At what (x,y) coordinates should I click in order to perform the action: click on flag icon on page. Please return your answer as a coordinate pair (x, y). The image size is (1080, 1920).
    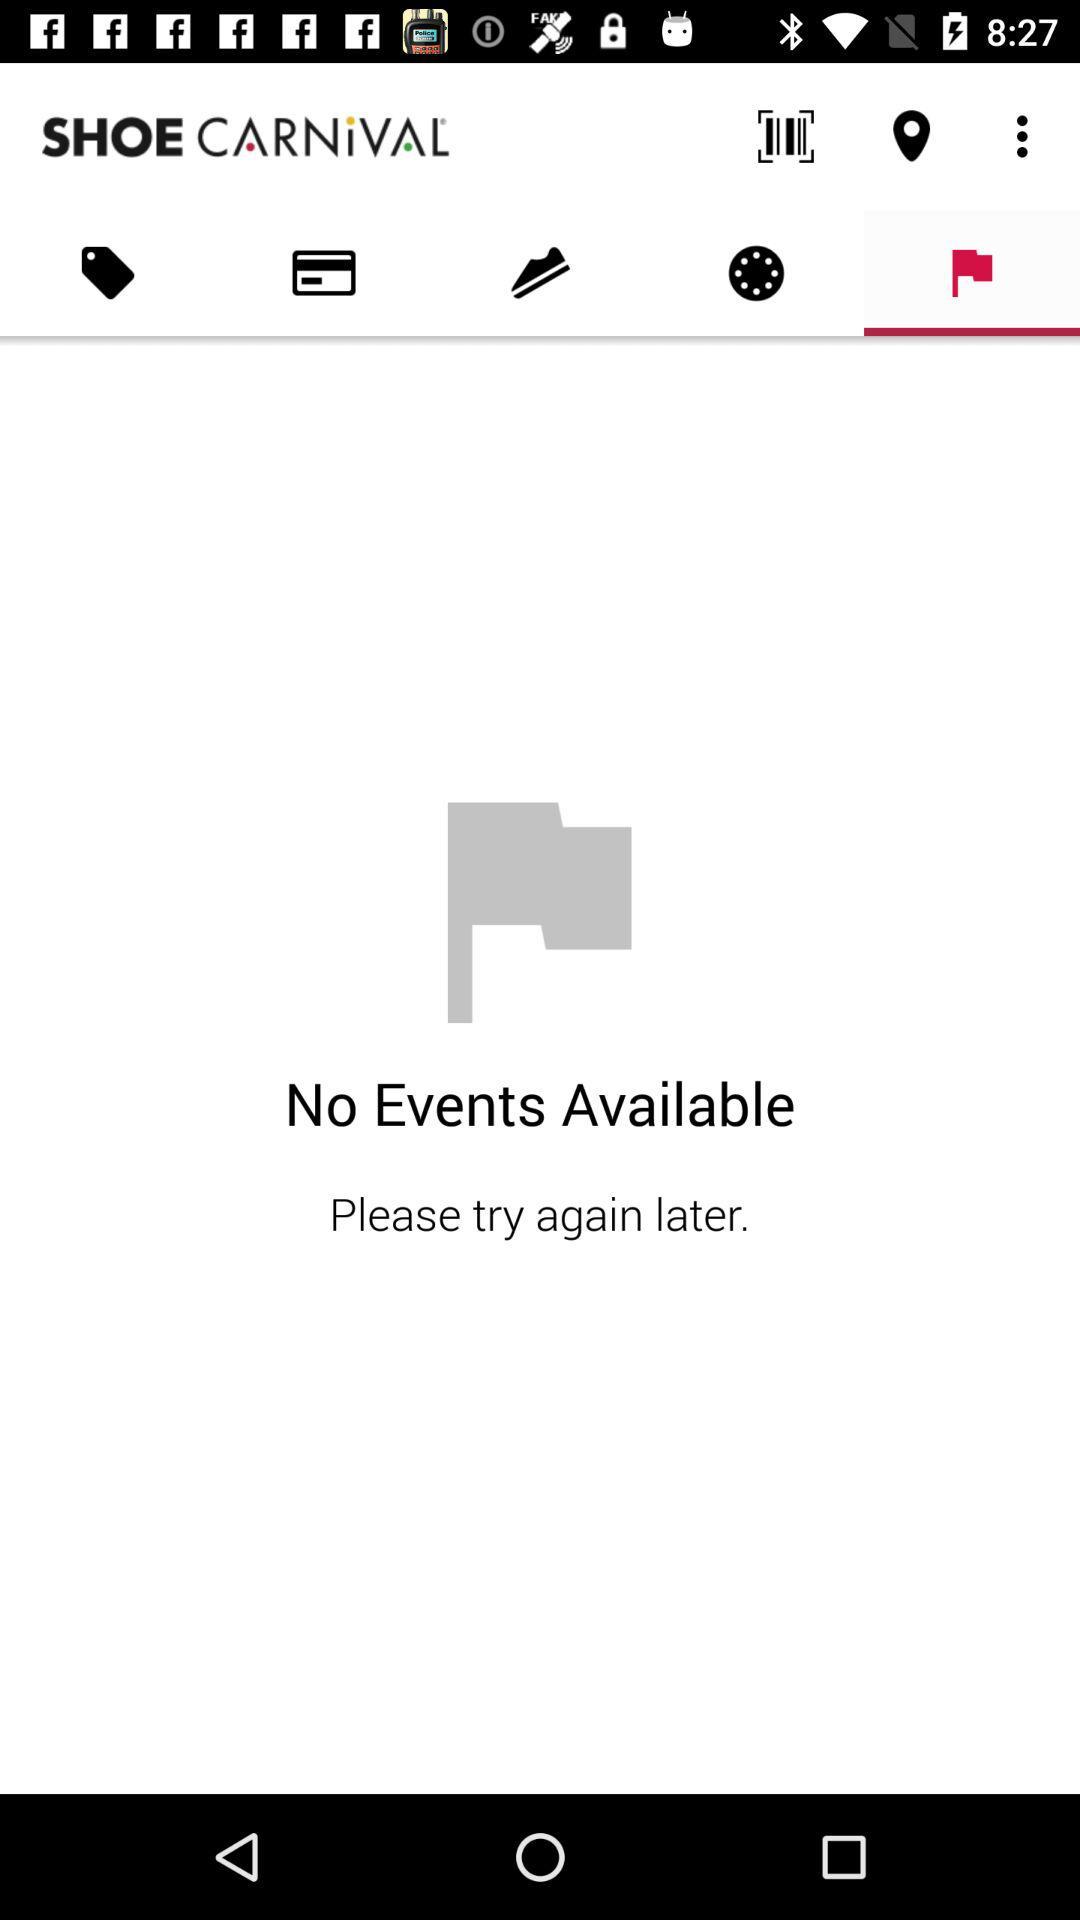
    Looking at the image, I should click on (971, 272).